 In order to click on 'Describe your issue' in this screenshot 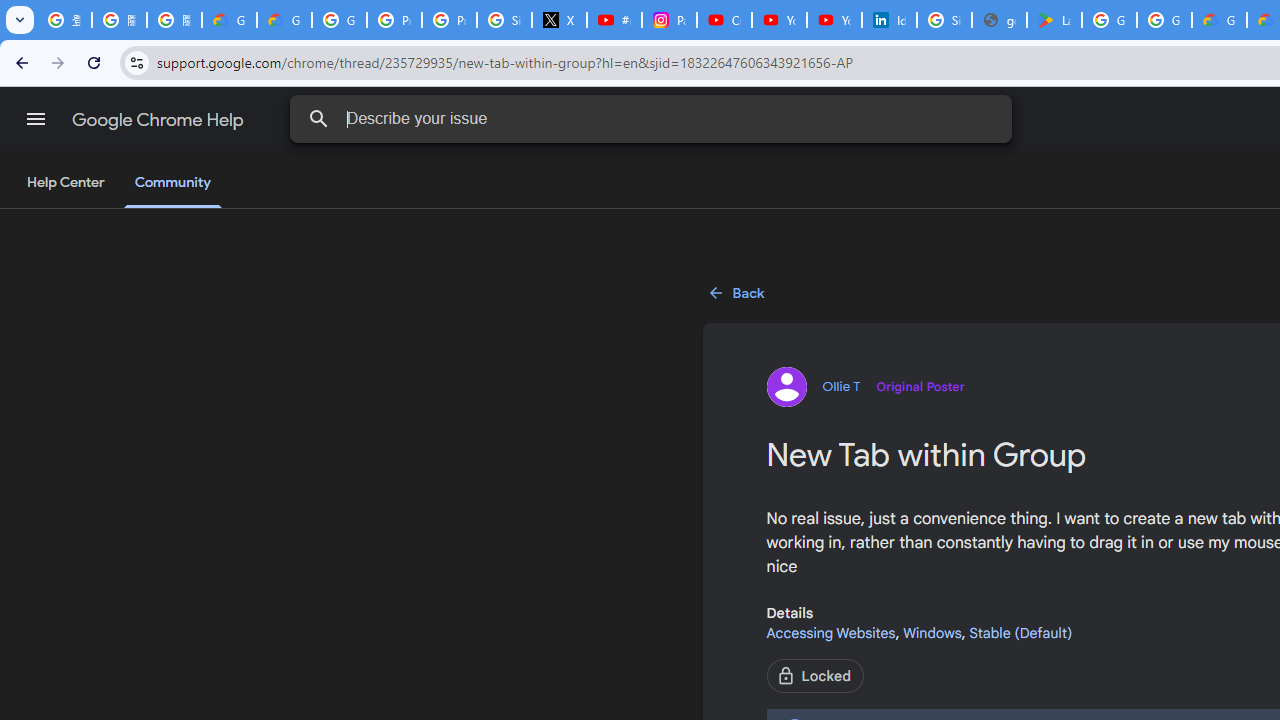, I will do `click(654, 118)`.